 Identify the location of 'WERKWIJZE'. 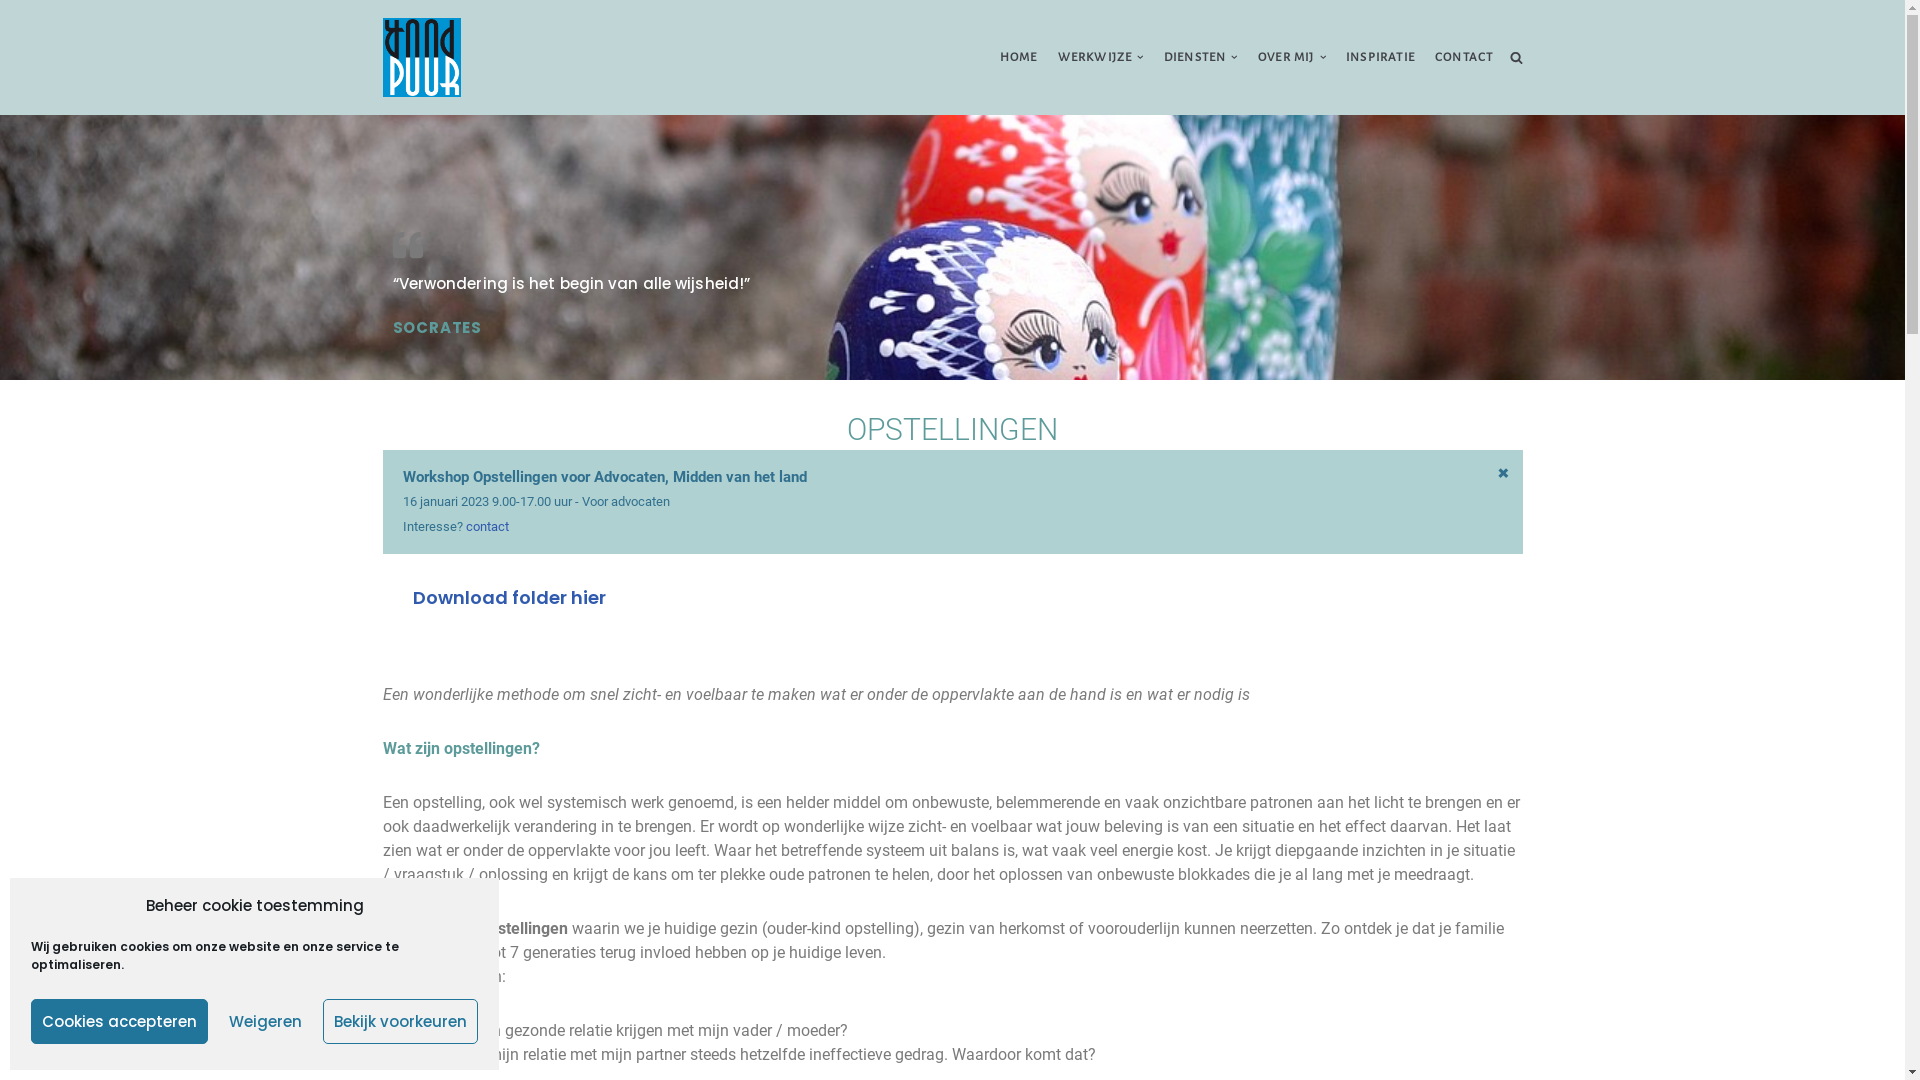
(1094, 56).